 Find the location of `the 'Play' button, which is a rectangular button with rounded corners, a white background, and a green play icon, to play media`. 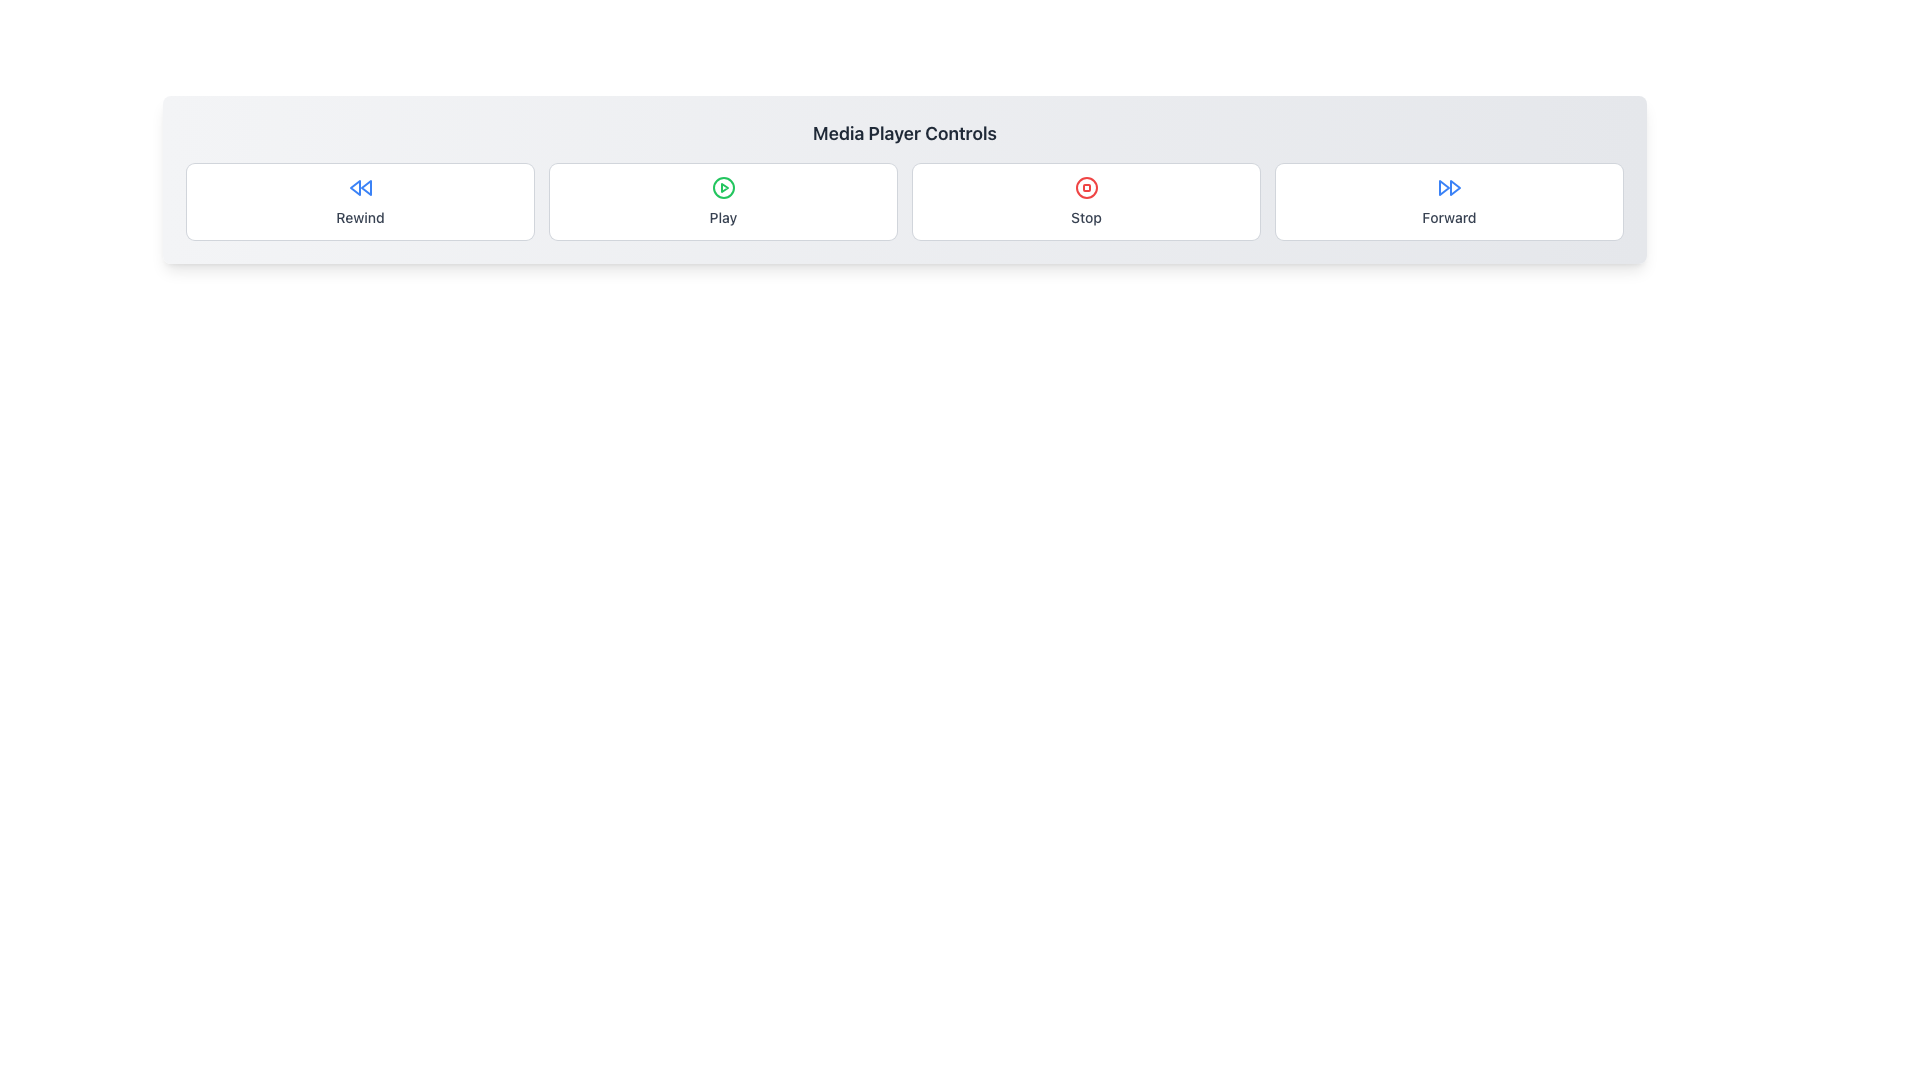

the 'Play' button, which is a rectangular button with rounded corners, a white background, and a green play icon, to play media is located at coordinates (722, 201).